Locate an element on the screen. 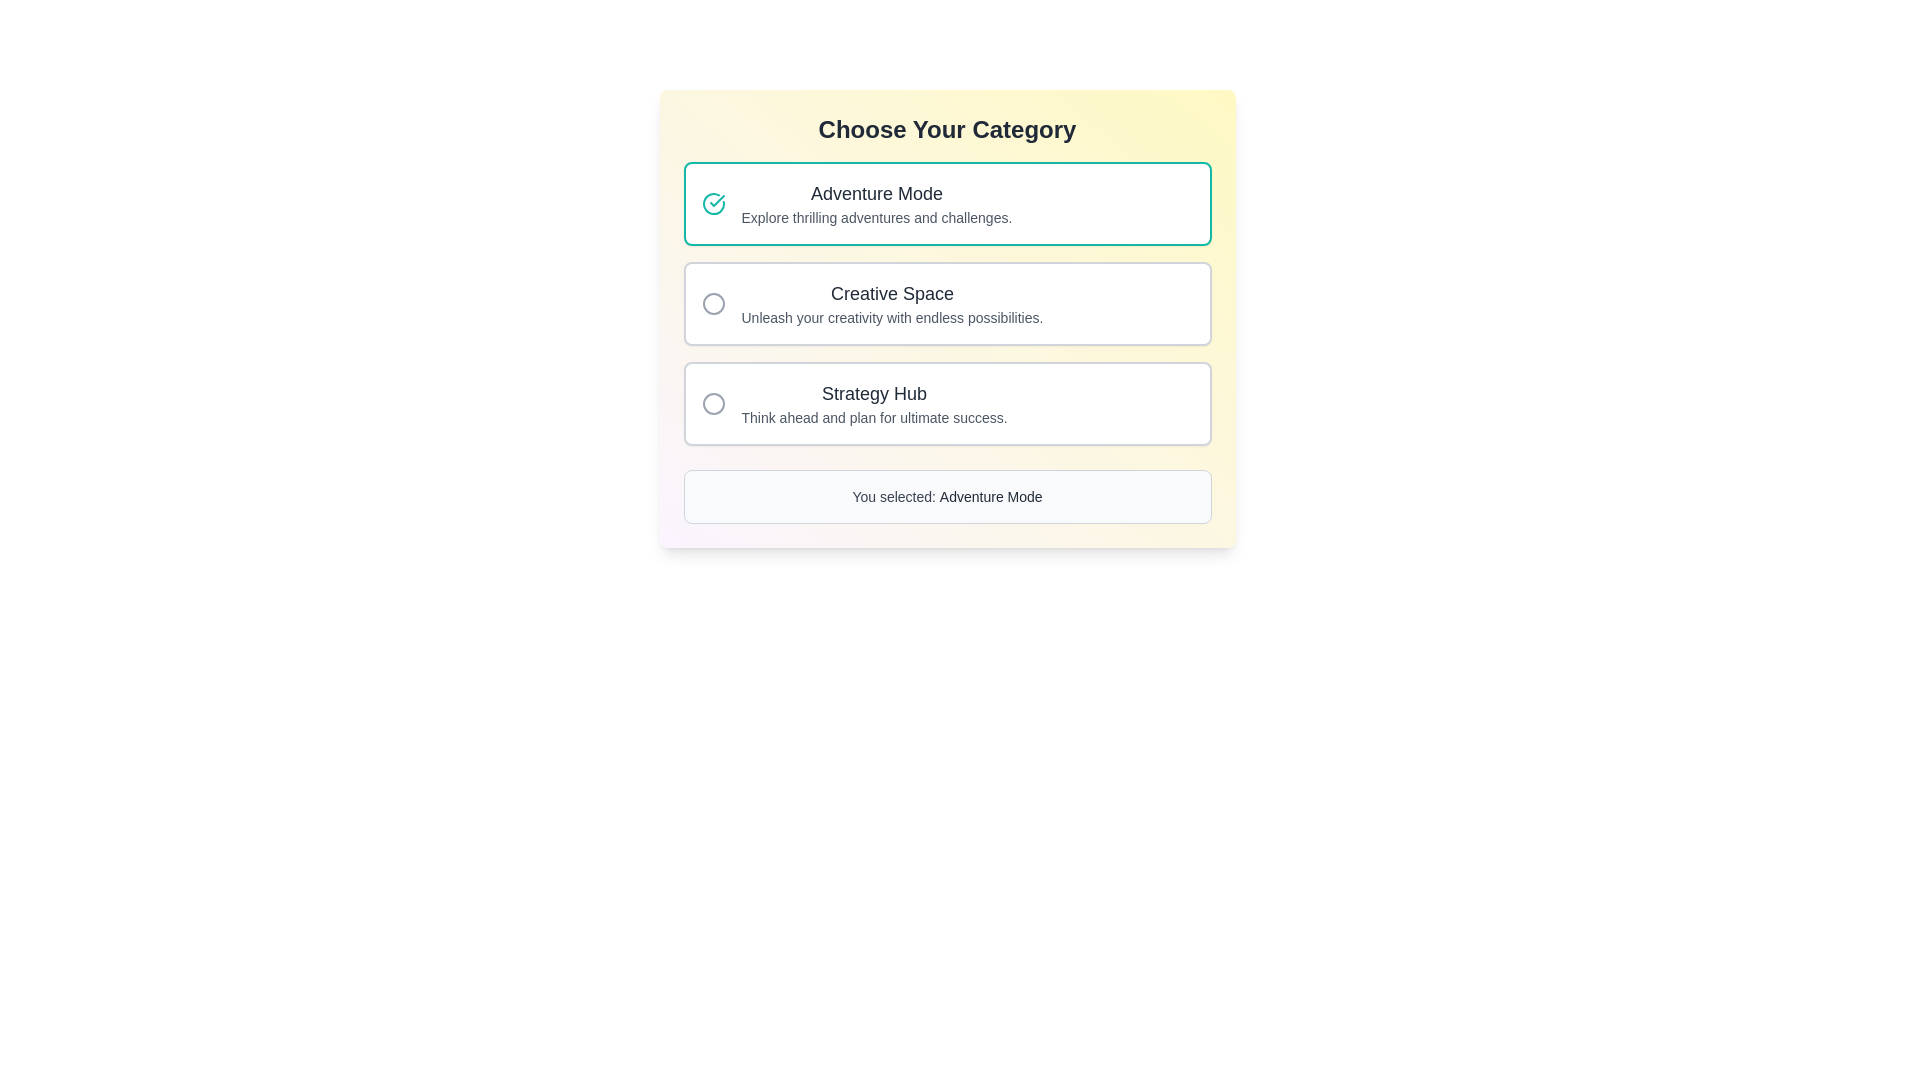 Image resolution: width=1920 pixels, height=1080 pixels. the static text element displaying the message 'Think ahead and plan for ultimate success.' which is located below the header 'Strategy Hub' is located at coordinates (874, 416).